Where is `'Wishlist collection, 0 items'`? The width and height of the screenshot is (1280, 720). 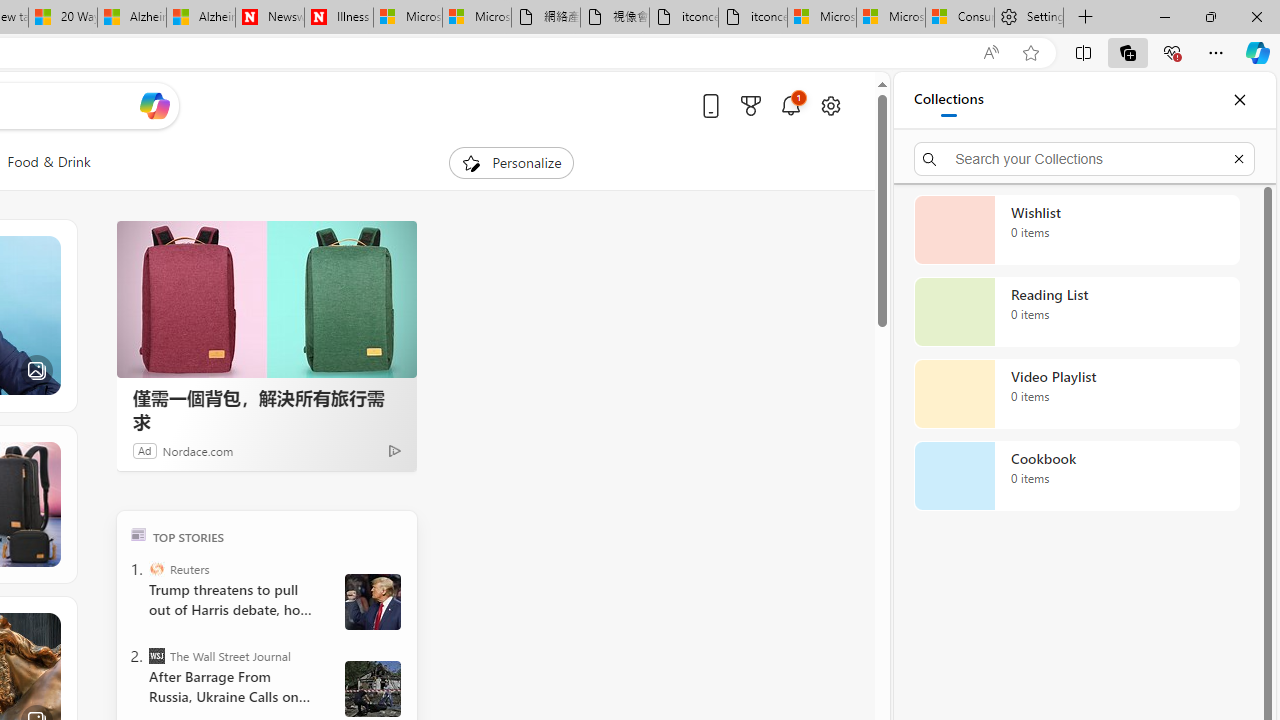
'Wishlist collection, 0 items' is located at coordinates (1076, 229).